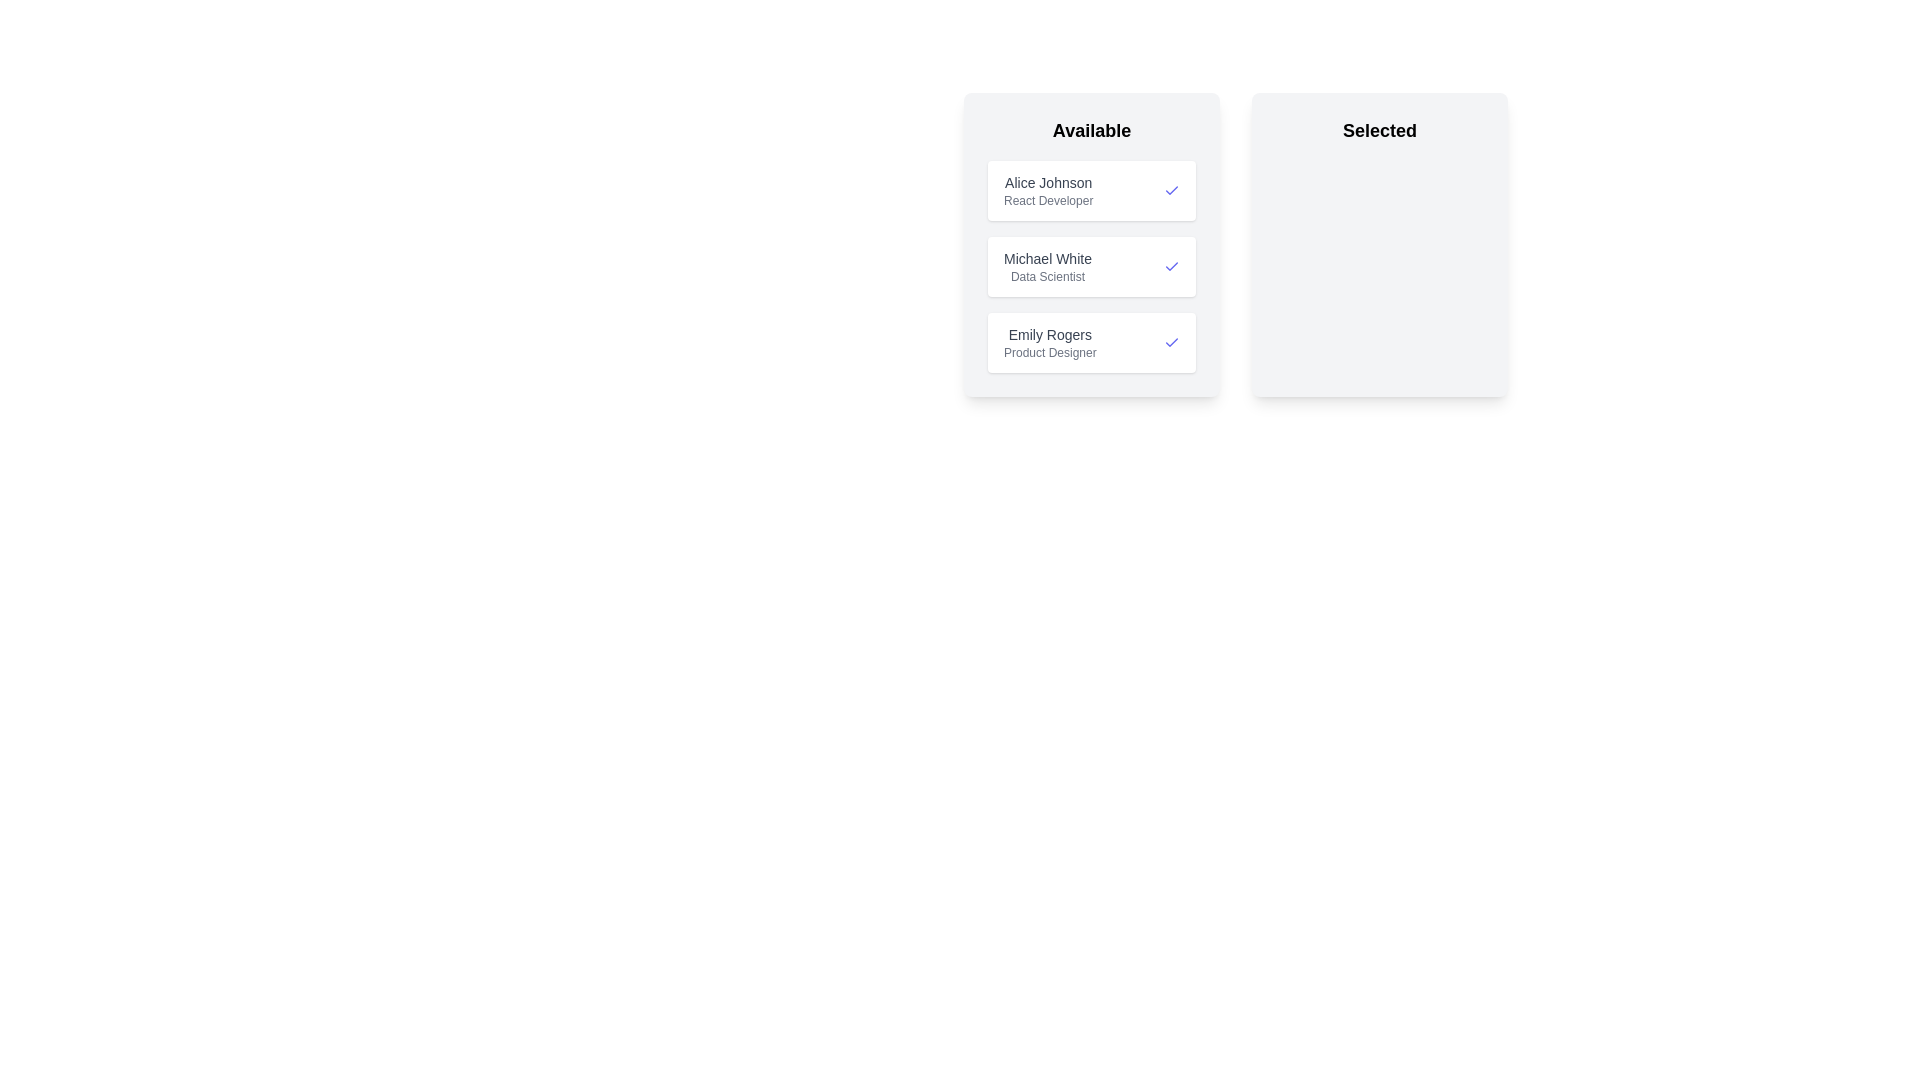  I want to click on the candidate entry Emily Rogers, so click(1090, 342).